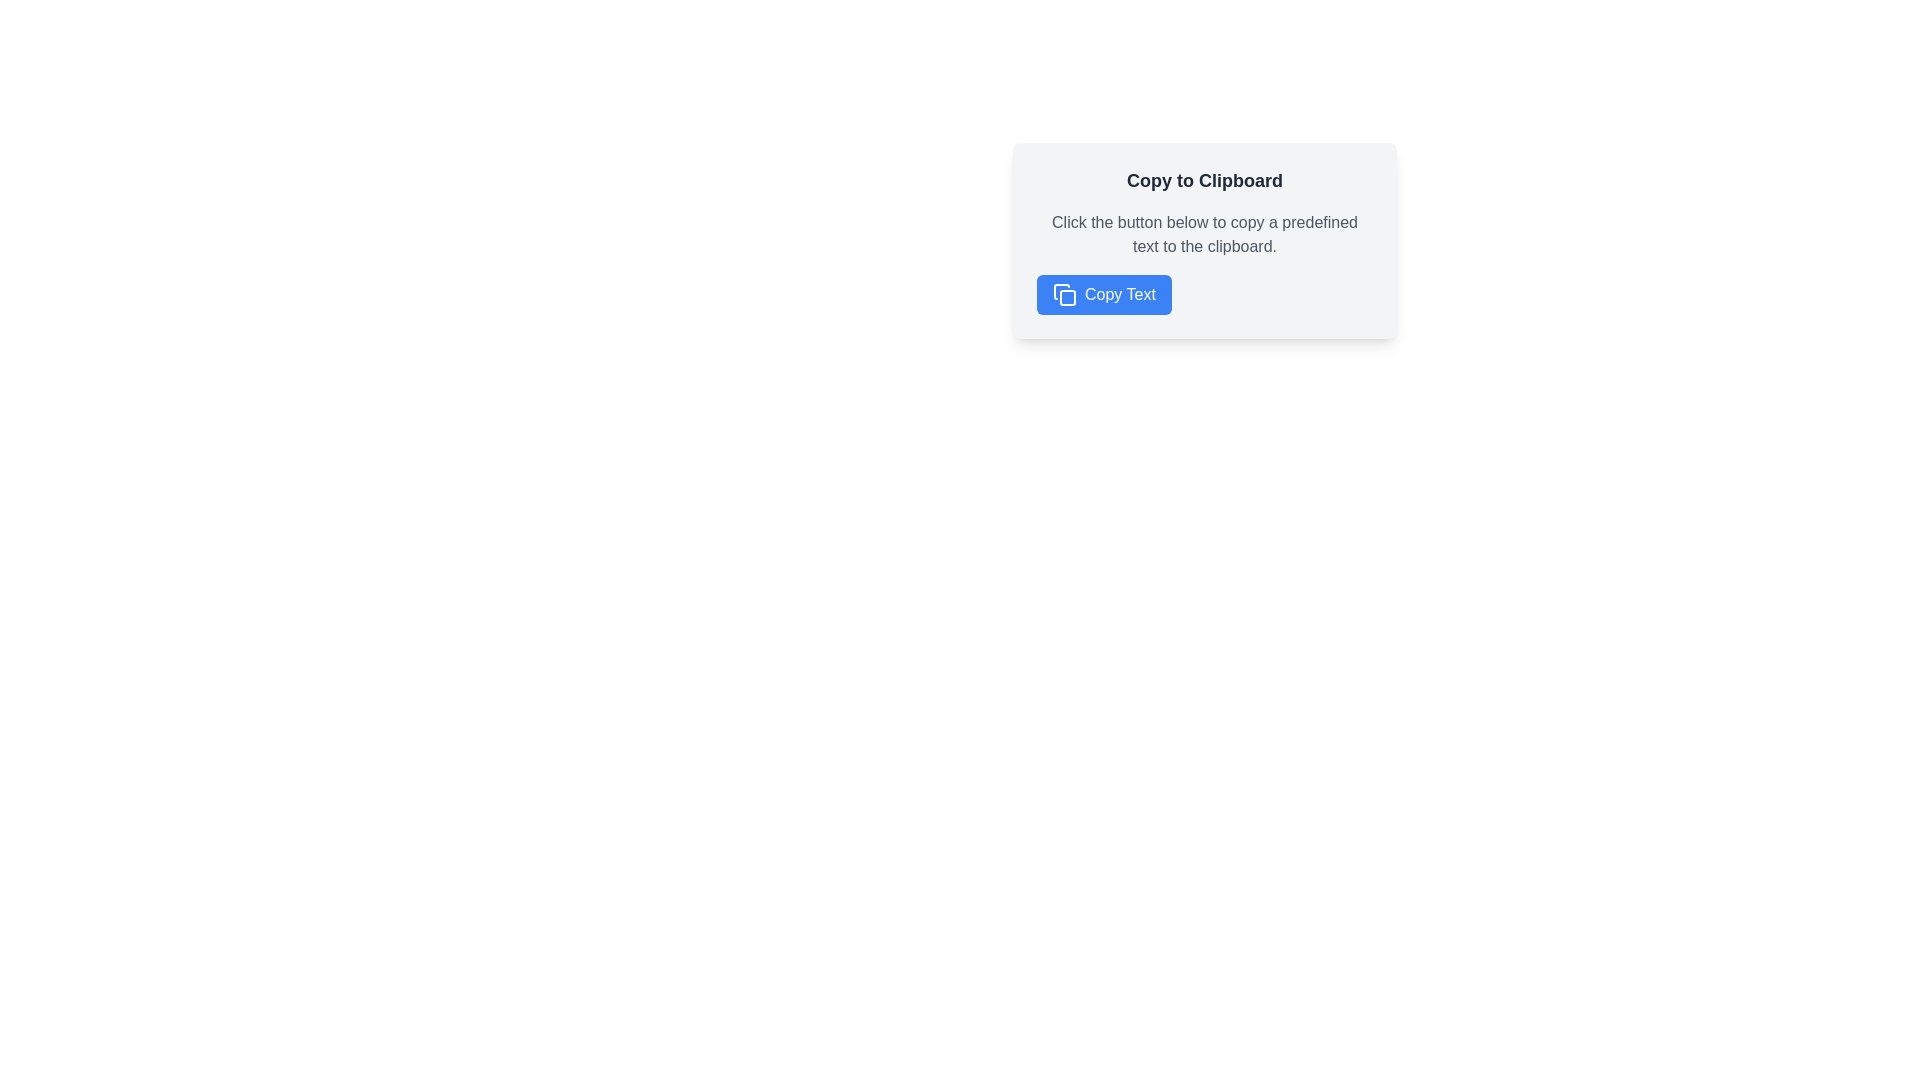 Image resolution: width=1920 pixels, height=1080 pixels. I want to click on the Decorative SVG rectangle component, which is a small, square-shaped element with rounded corners located within the 'Copy Text' button's SVG structure, so click(1067, 297).